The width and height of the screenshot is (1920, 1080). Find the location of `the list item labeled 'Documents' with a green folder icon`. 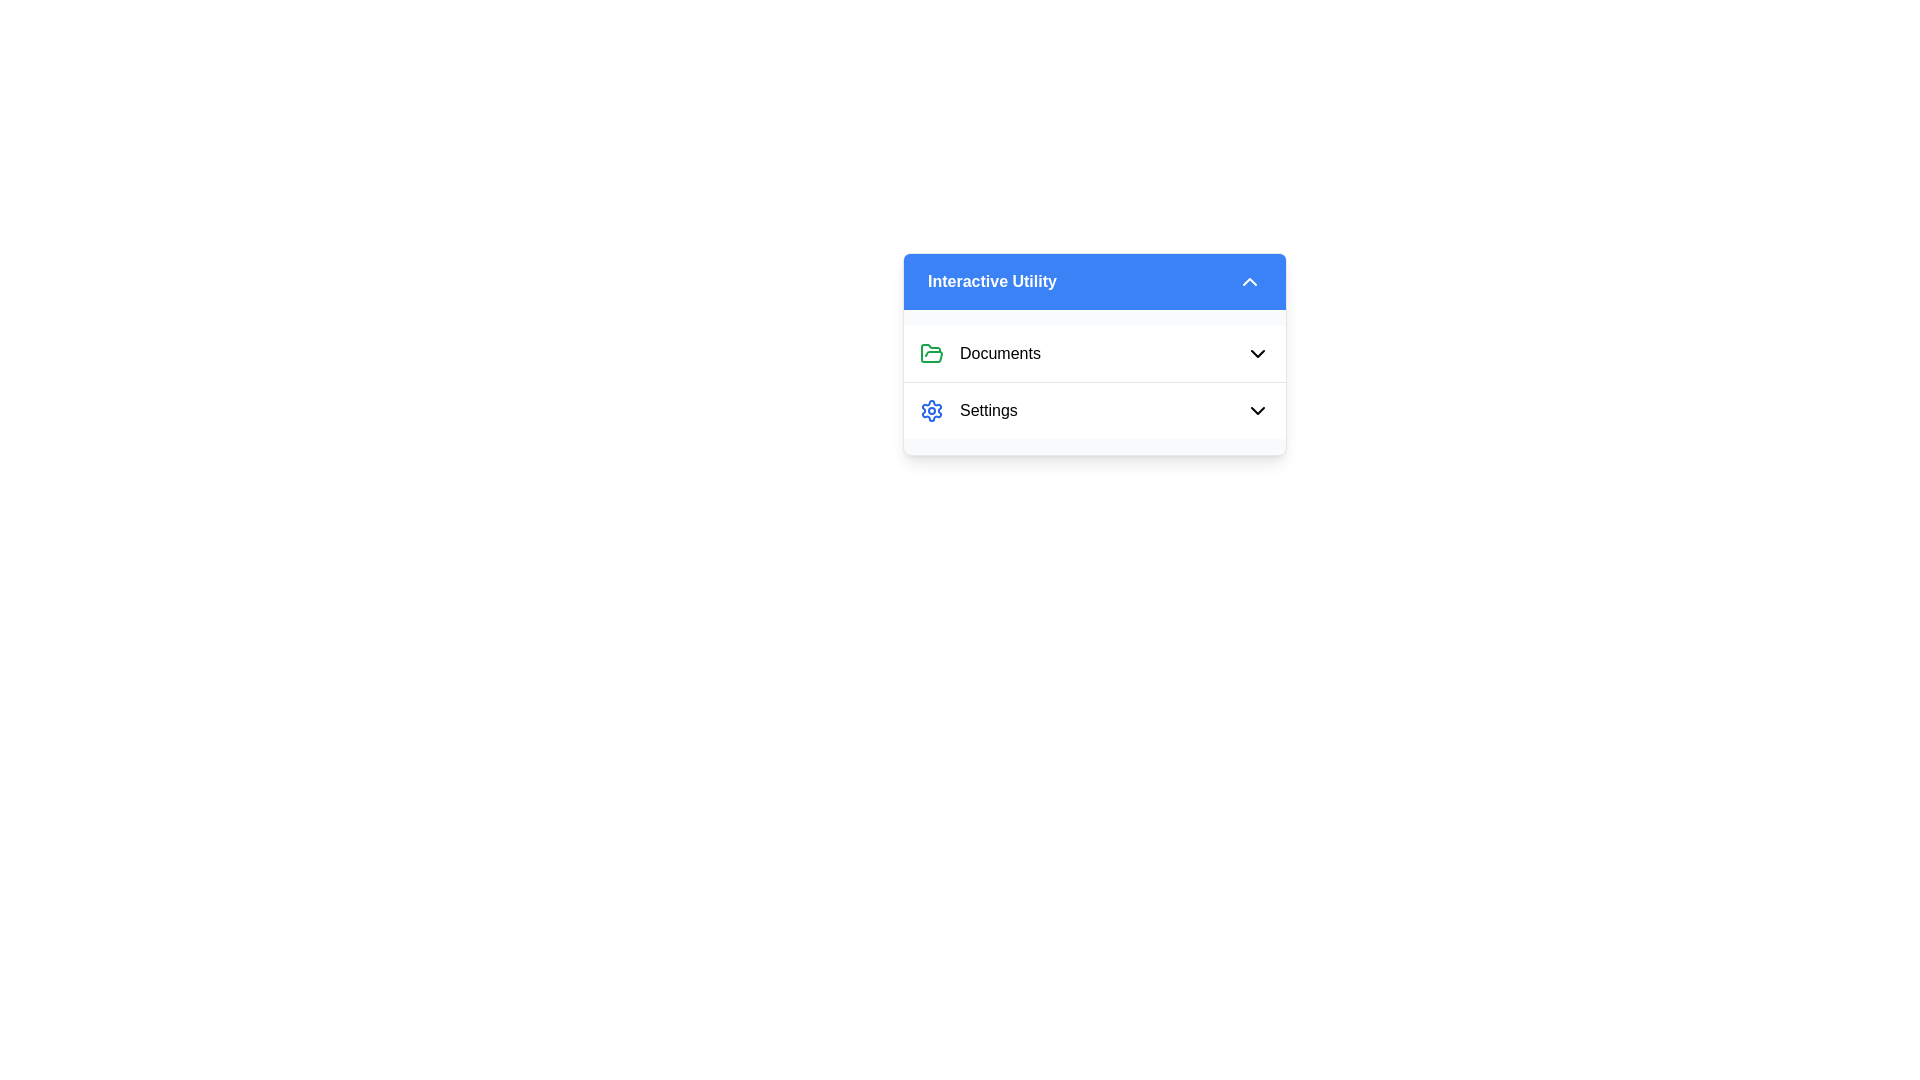

the list item labeled 'Documents' with a green folder icon is located at coordinates (980, 353).